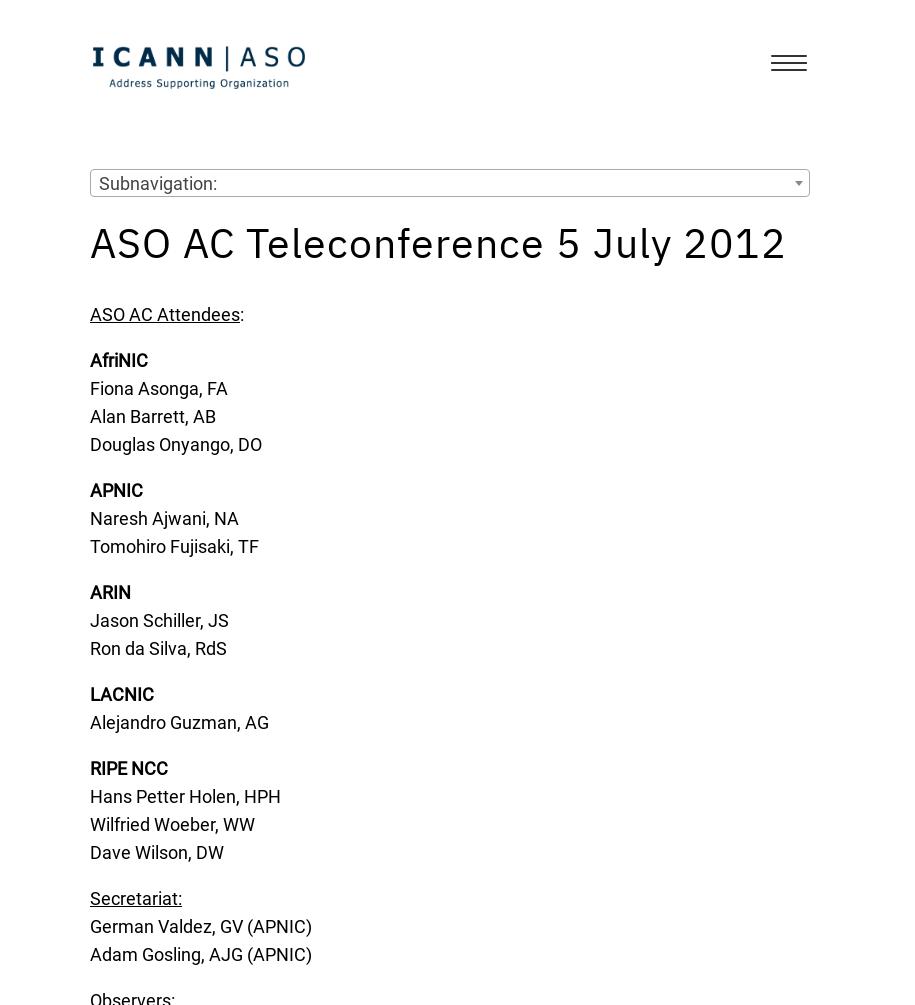  I want to click on 'Ron da Silva, RdS', so click(157, 647).